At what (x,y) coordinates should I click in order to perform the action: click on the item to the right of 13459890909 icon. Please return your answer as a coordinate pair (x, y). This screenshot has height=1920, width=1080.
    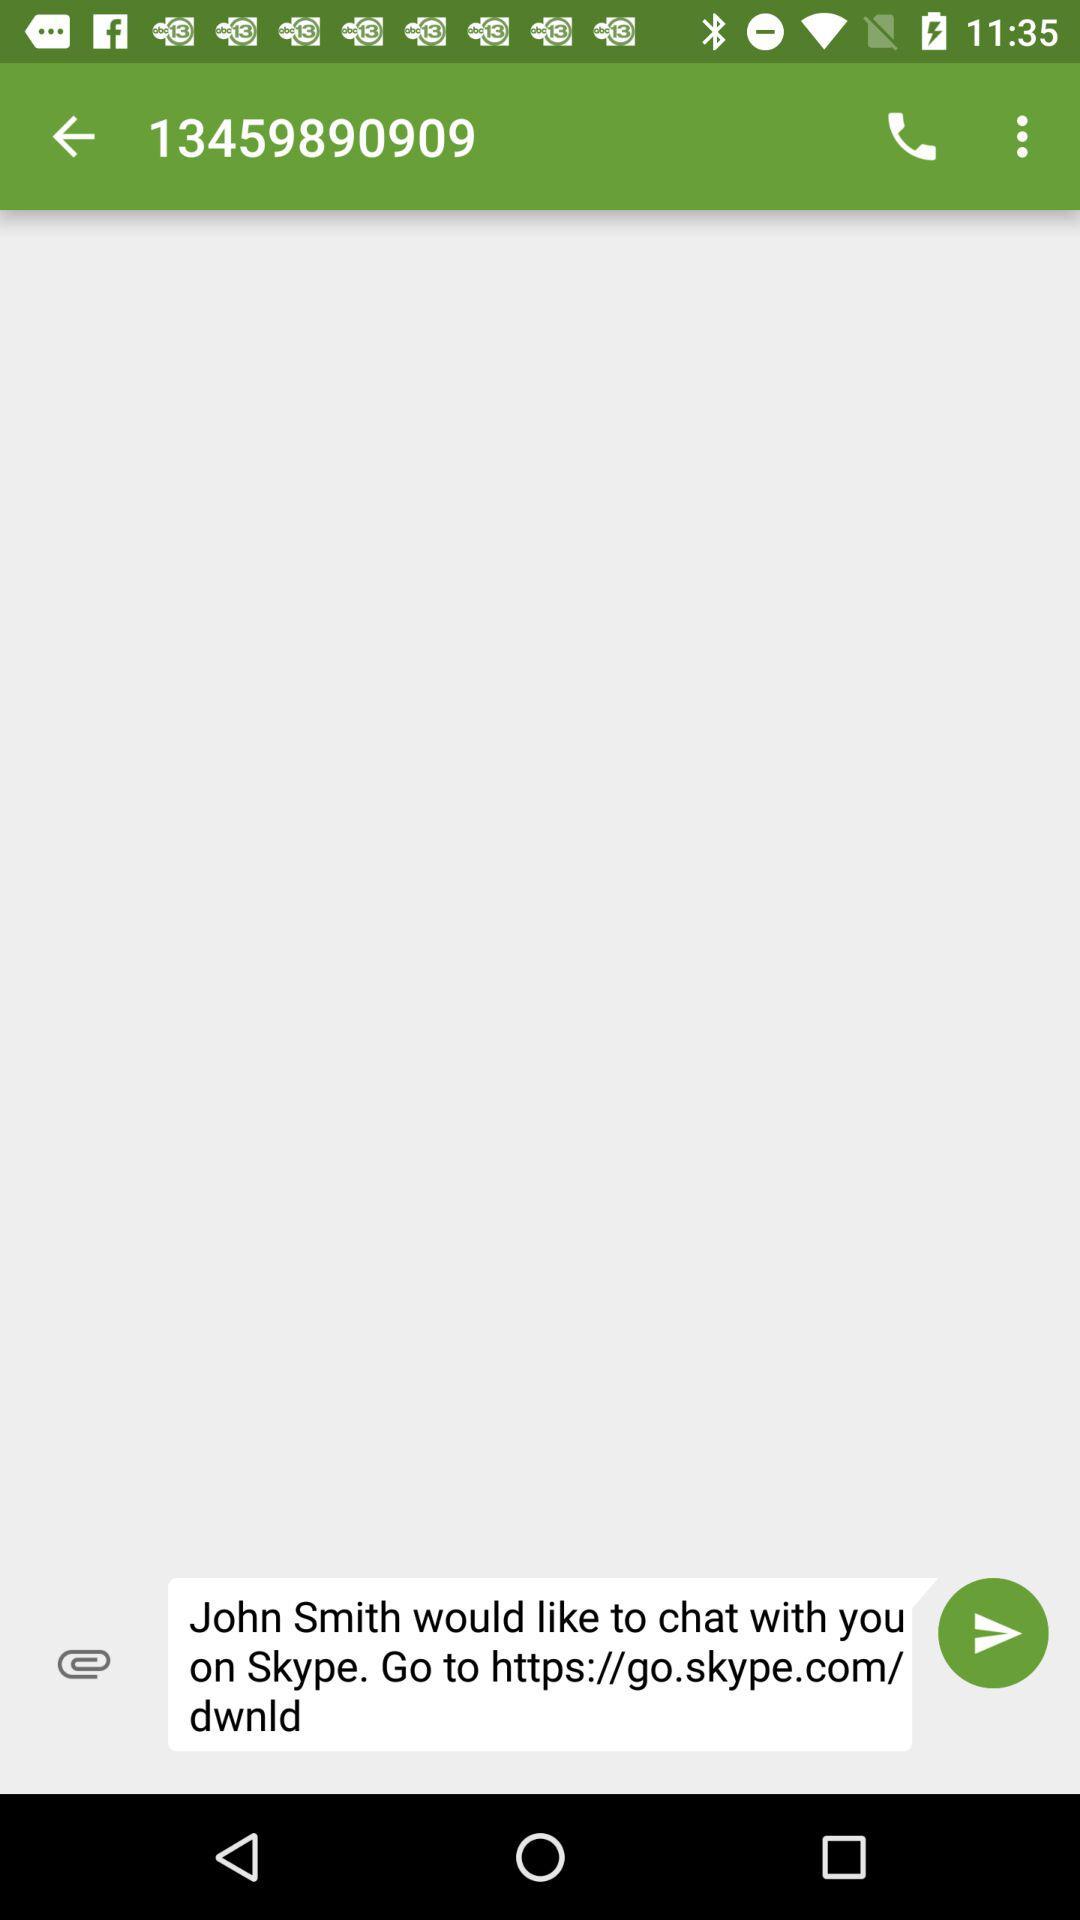
    Looking at the image, I should click on (911, 135).